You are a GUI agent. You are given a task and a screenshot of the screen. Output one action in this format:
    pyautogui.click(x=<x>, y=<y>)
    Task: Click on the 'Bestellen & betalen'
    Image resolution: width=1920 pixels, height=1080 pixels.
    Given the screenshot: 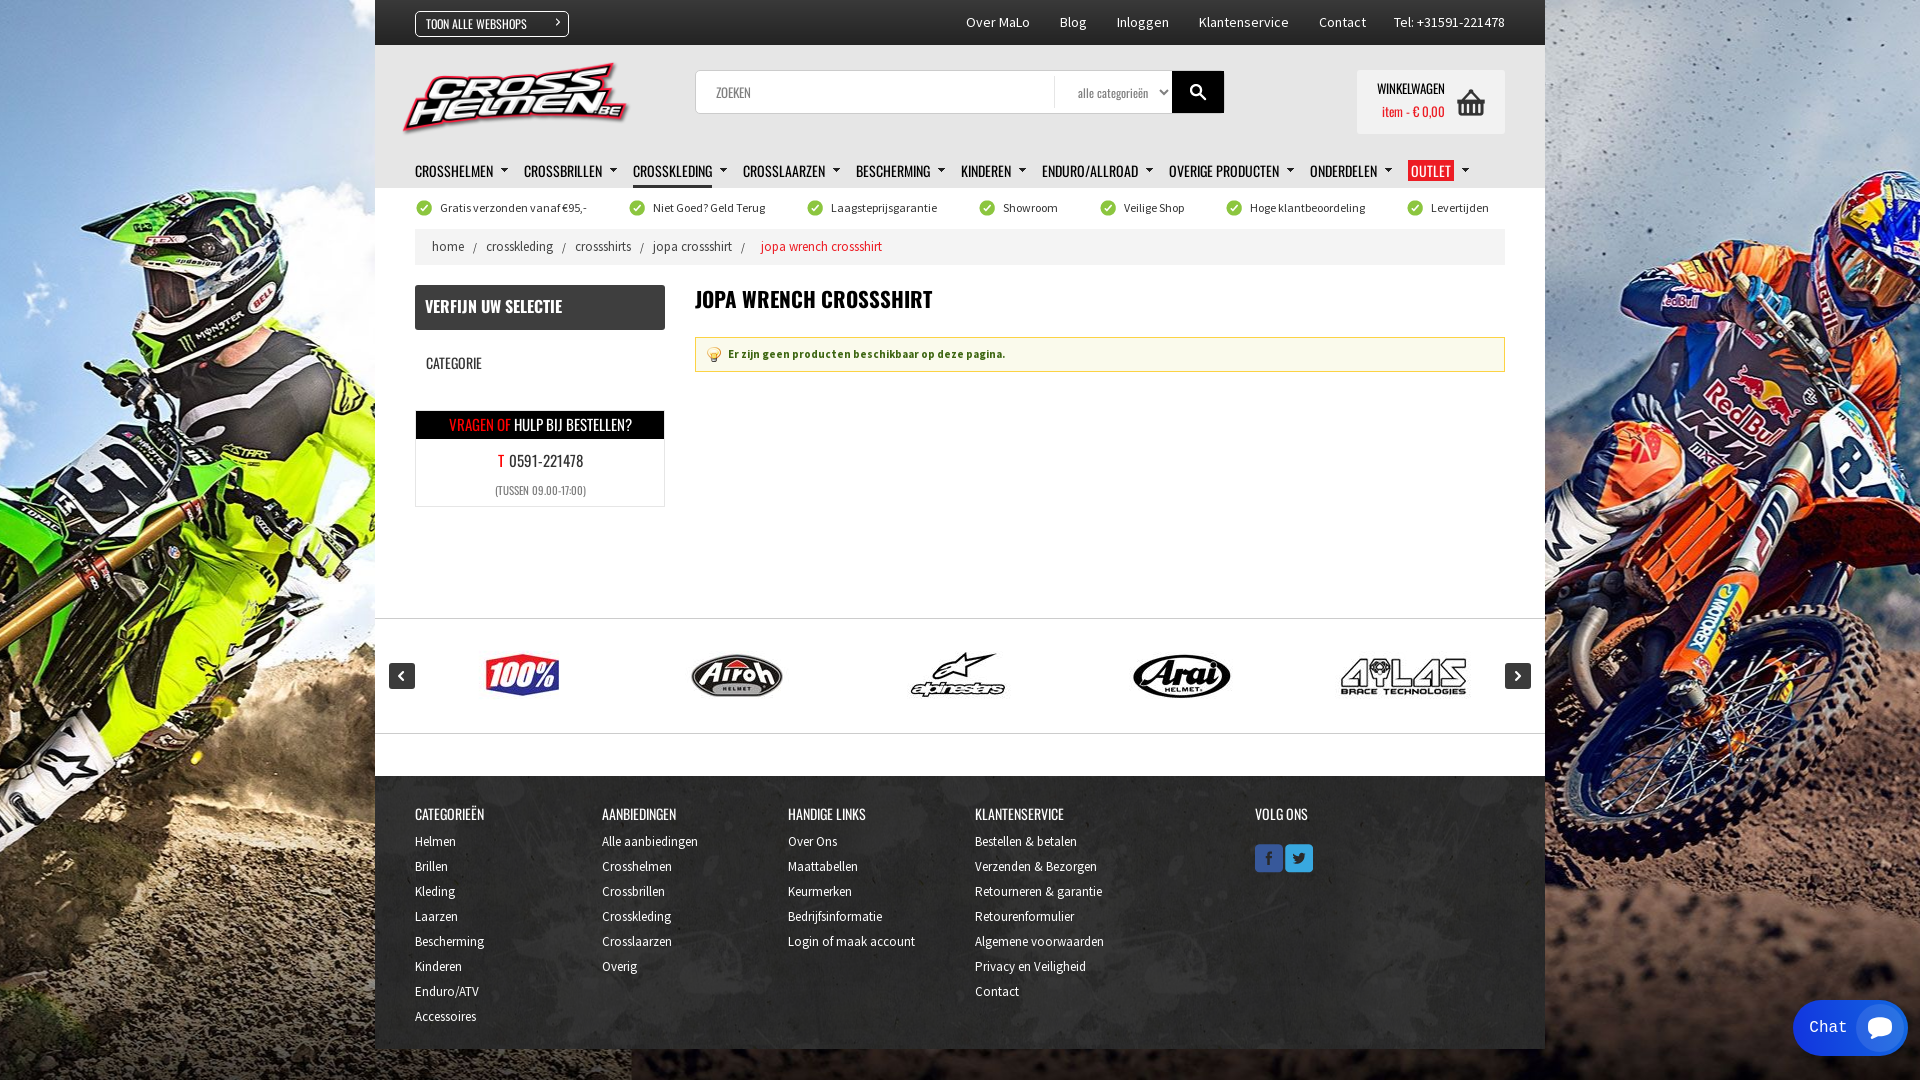 What is the action you would take?
    pyautogui.click(x=1026, y=840)
    